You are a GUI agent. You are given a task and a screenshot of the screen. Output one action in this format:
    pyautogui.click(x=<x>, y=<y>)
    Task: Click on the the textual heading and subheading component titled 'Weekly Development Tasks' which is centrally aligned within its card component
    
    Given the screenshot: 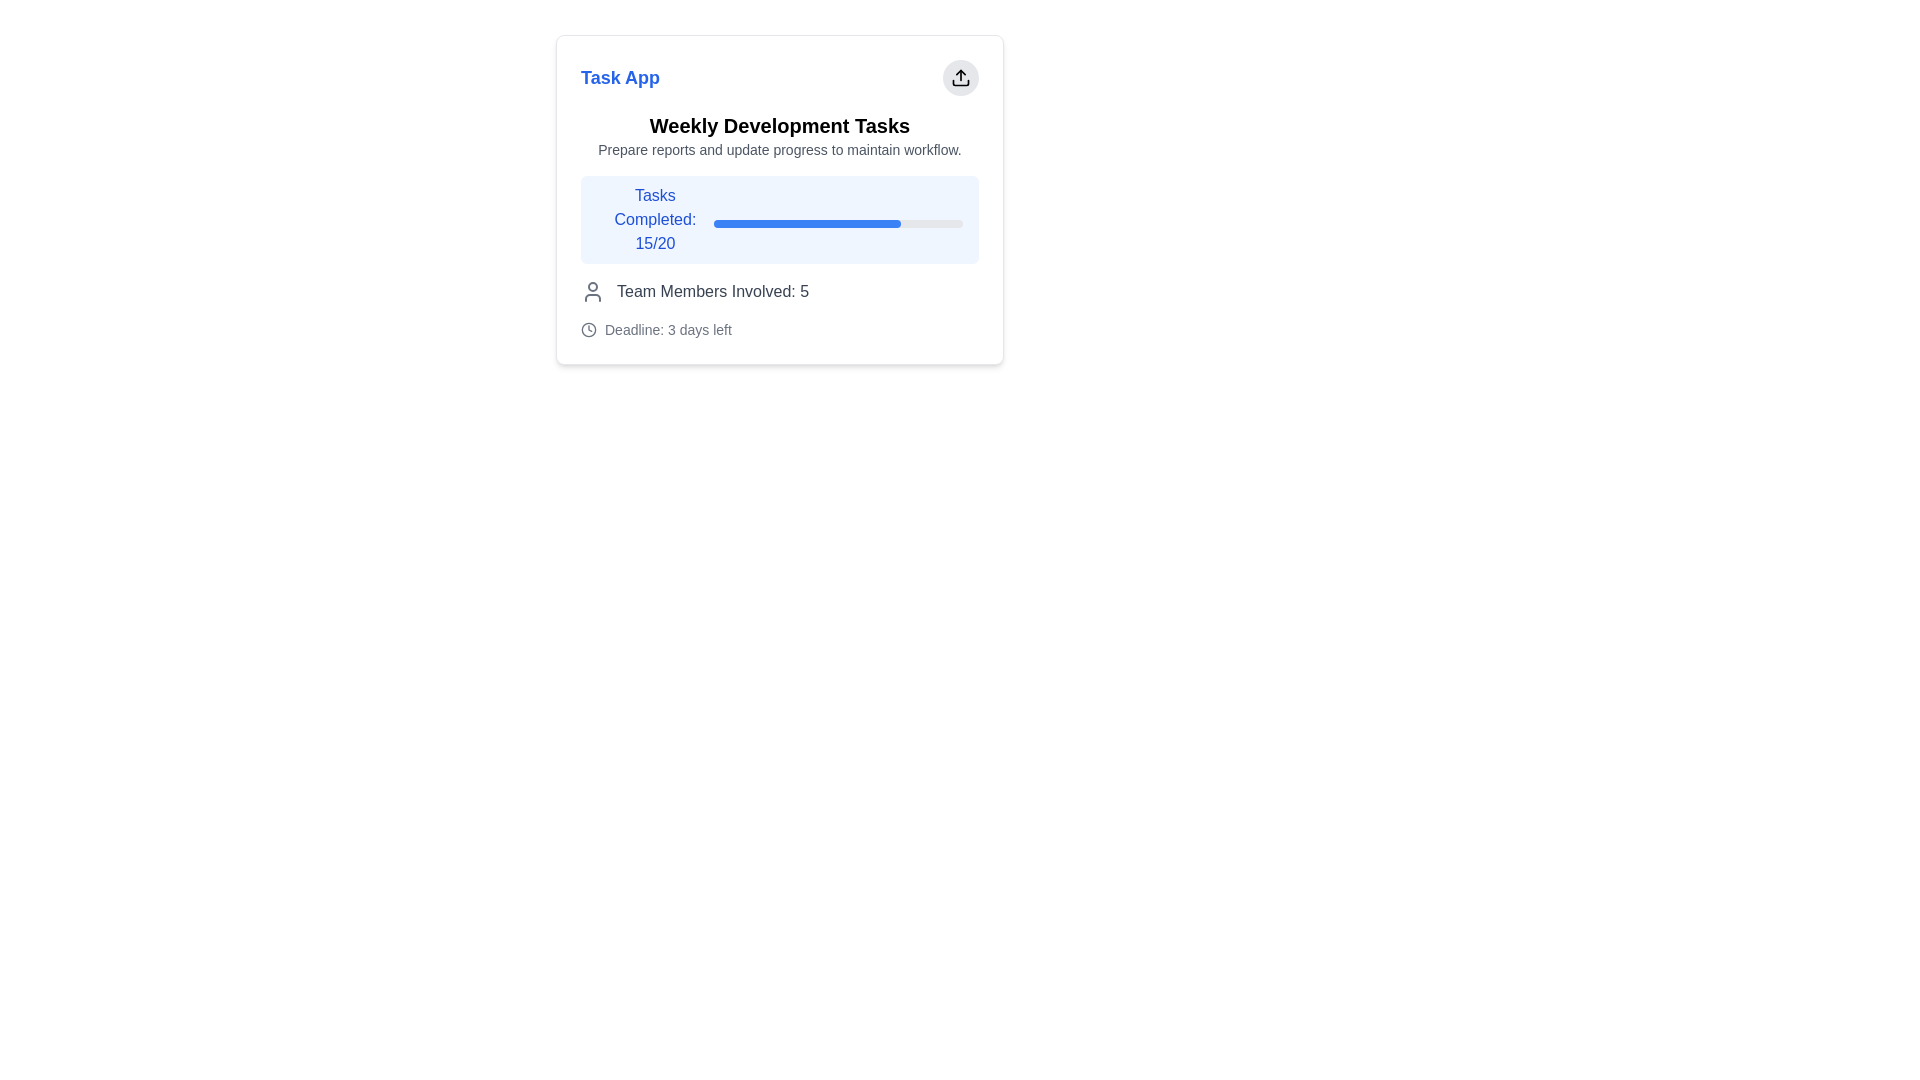 What is the action you would take?
    pyautogui.click(x=778, y=135)
    